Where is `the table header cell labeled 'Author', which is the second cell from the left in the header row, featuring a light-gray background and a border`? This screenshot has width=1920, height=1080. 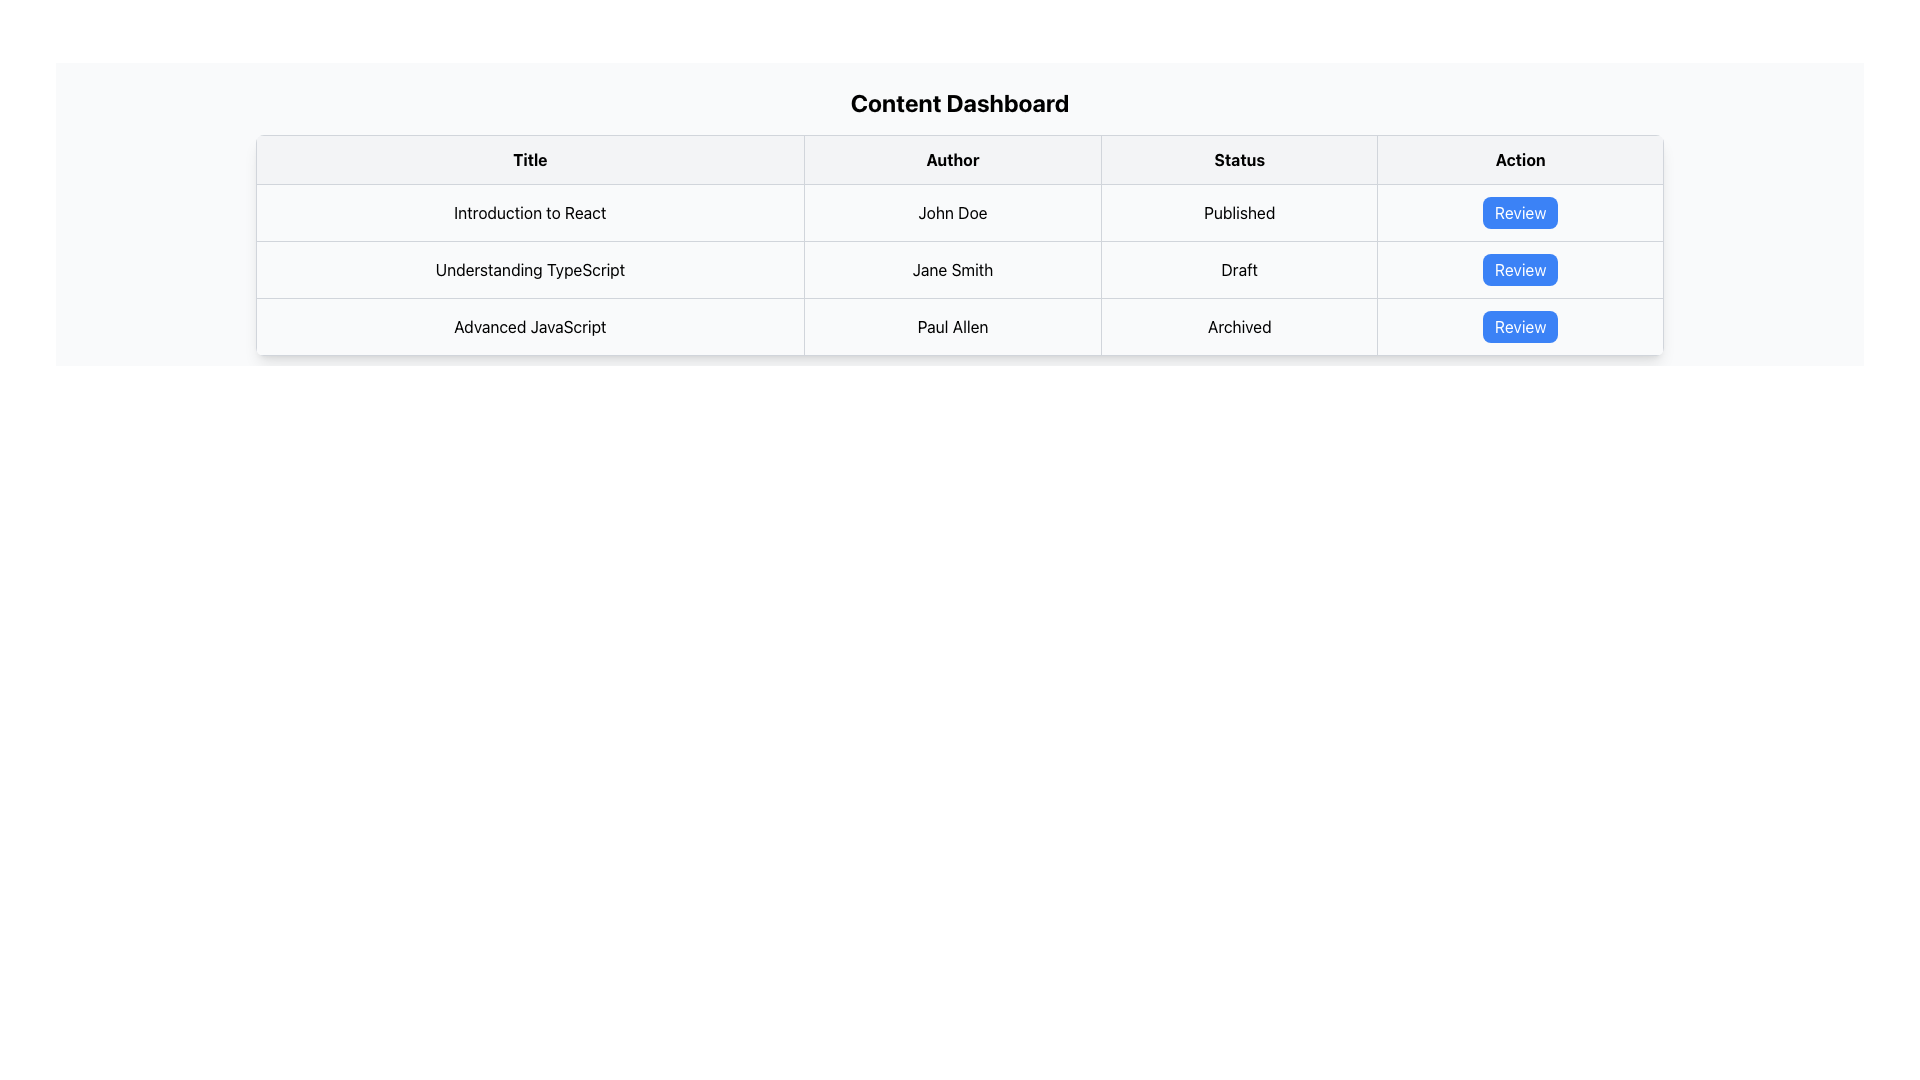
the table header cell labeled 'Author', which is the second cell from the left in the header row, featuring a light-gray background and a border is located at coordinates (951, 158).